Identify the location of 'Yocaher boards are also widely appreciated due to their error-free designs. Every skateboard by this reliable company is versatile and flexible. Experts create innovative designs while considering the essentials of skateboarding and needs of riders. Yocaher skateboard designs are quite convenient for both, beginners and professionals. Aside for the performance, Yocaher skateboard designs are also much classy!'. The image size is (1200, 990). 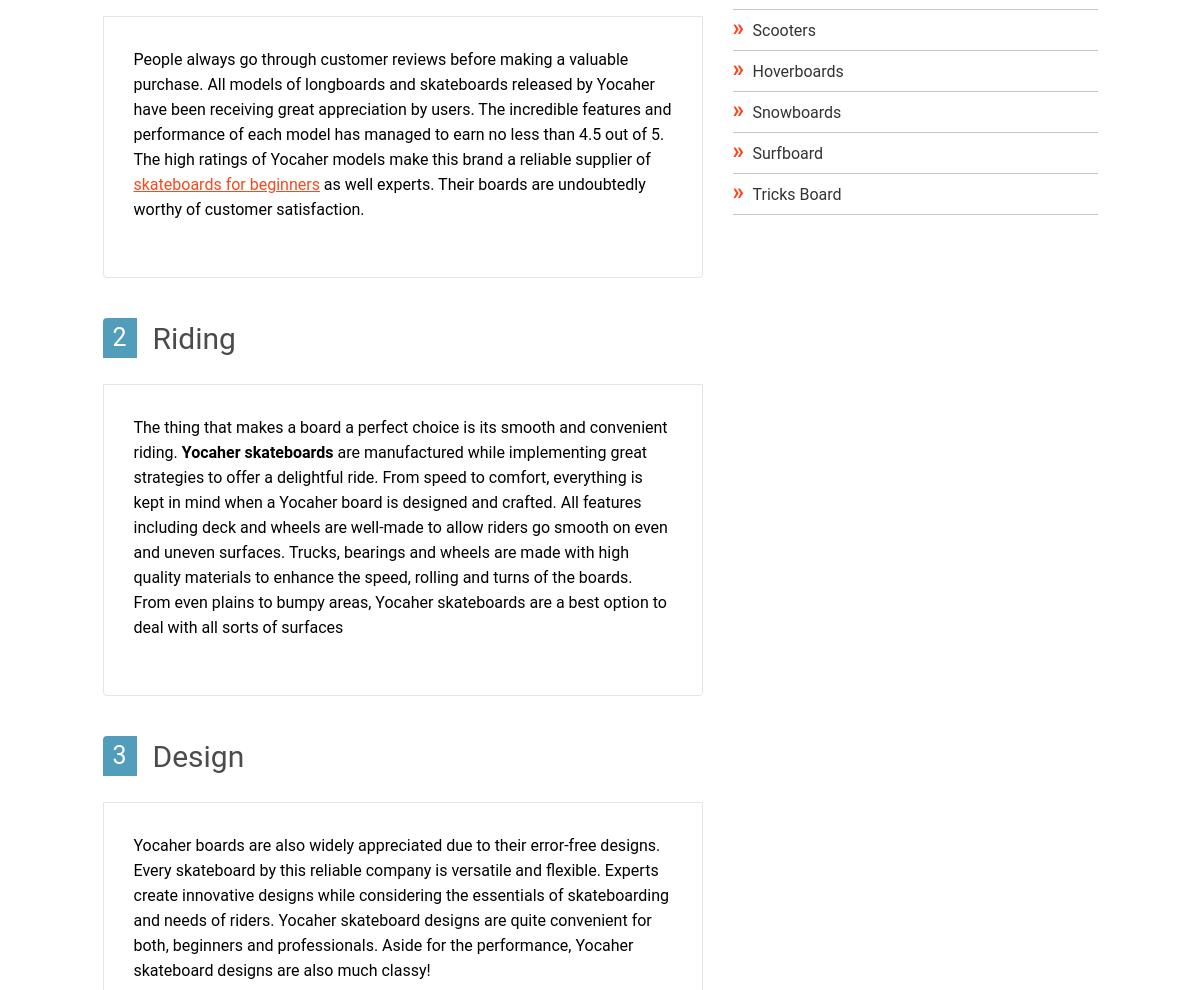
(401, 907).